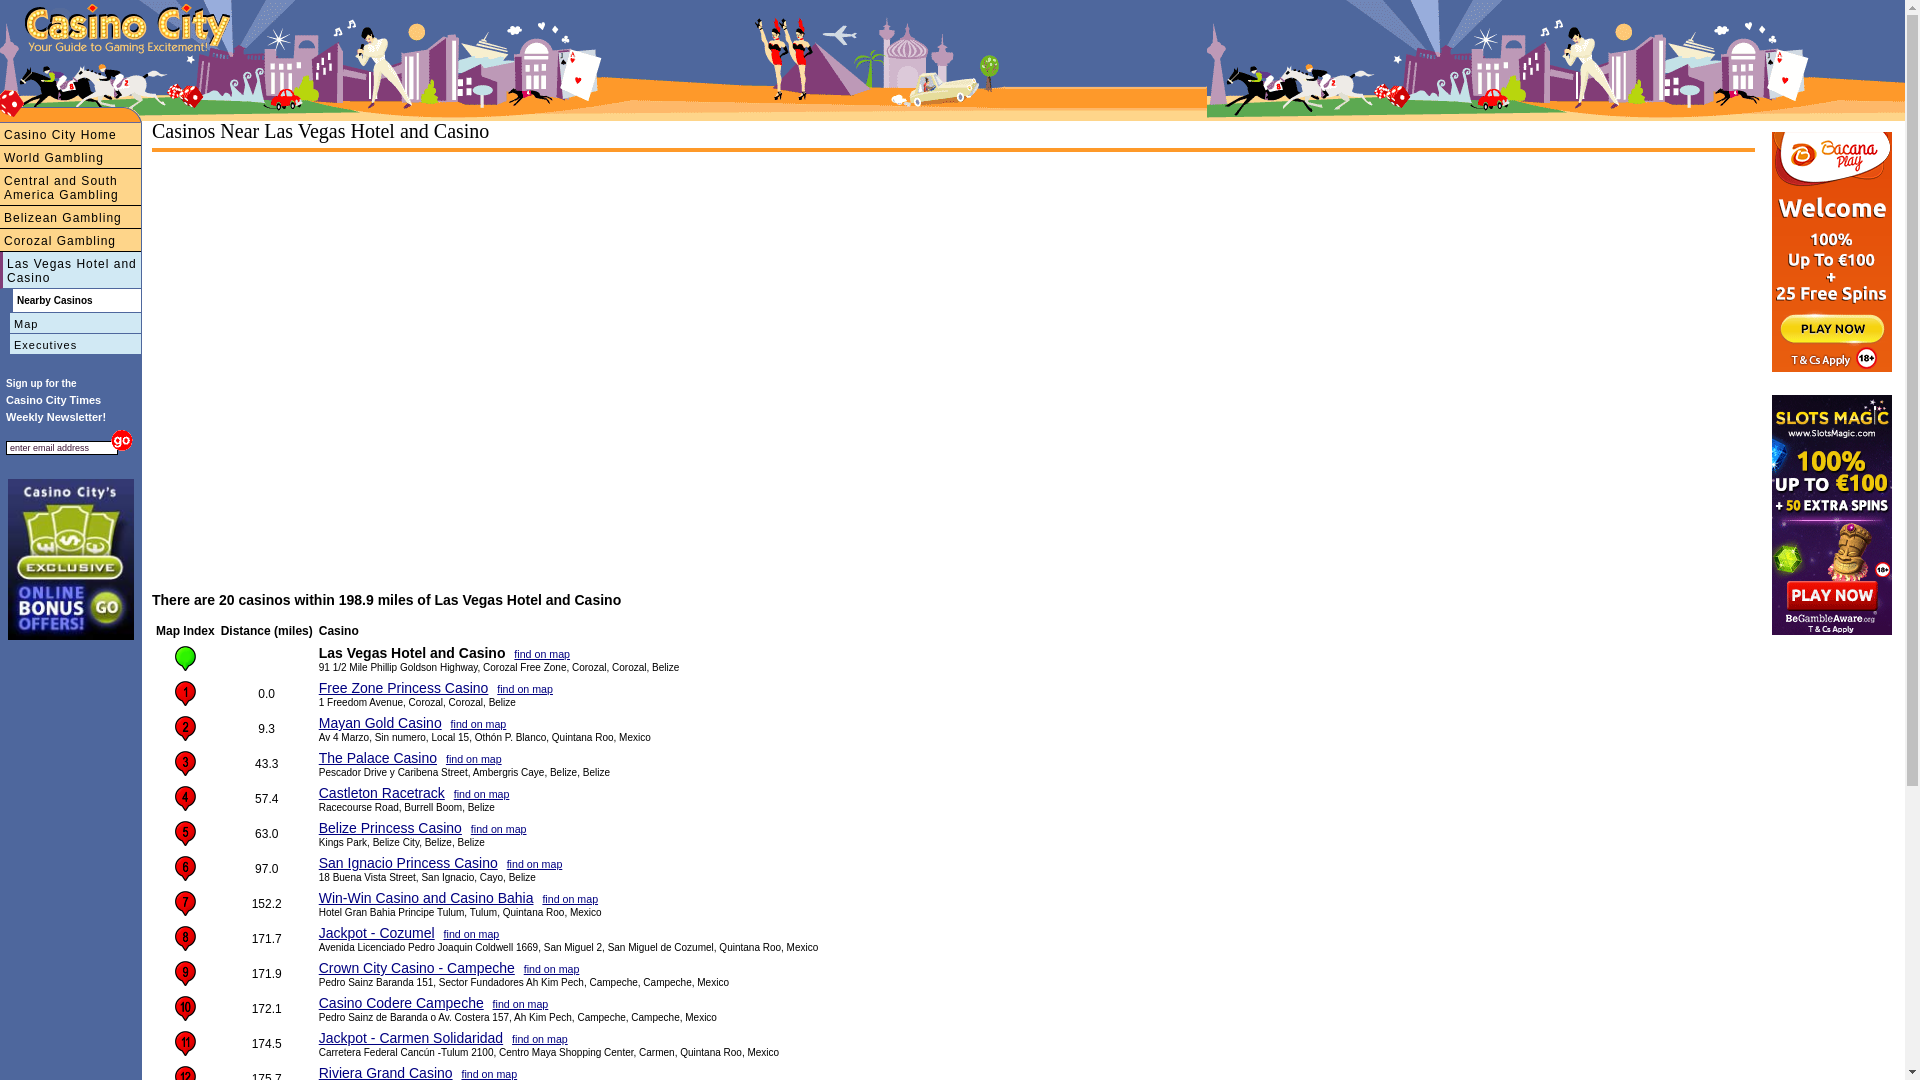  What do you see at coordinates (62, 446) in the screenshot?
I see `'enter email address'` at bounding box center [62, 446].